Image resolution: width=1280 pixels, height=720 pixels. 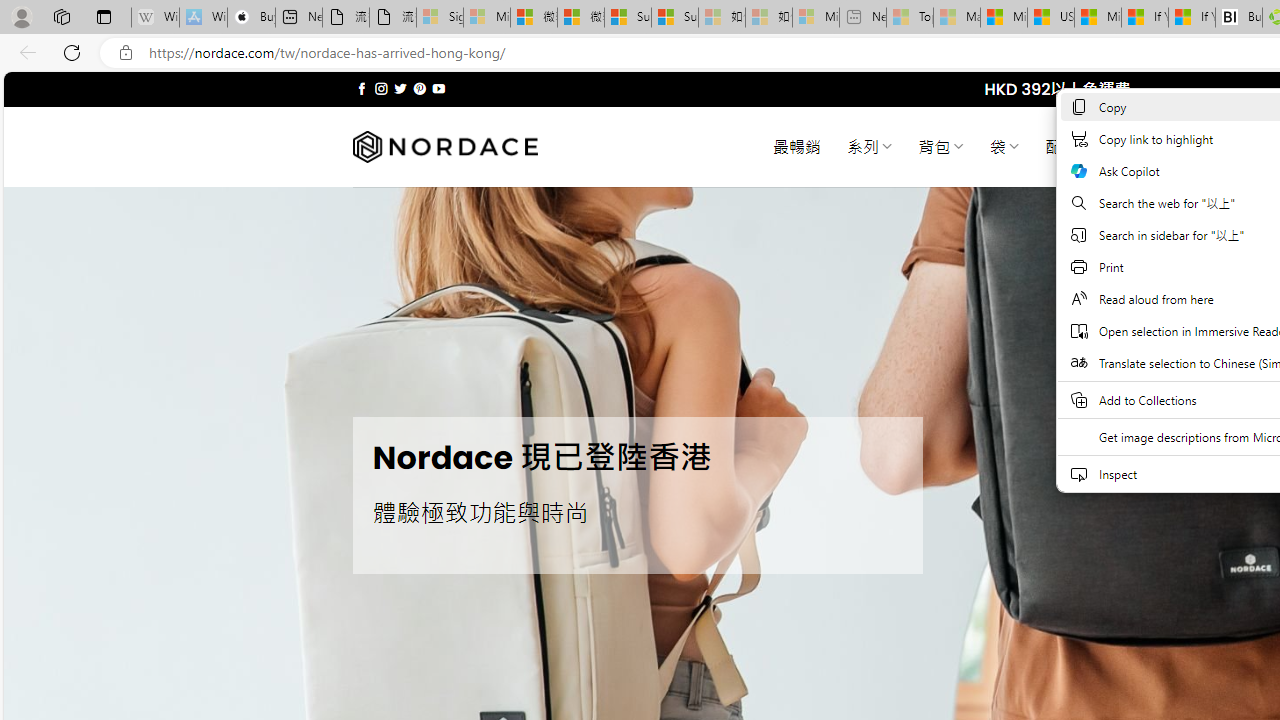 I want to click on 'Microsoft Services Agreement - Sleeping', so click(x=486, y=17).